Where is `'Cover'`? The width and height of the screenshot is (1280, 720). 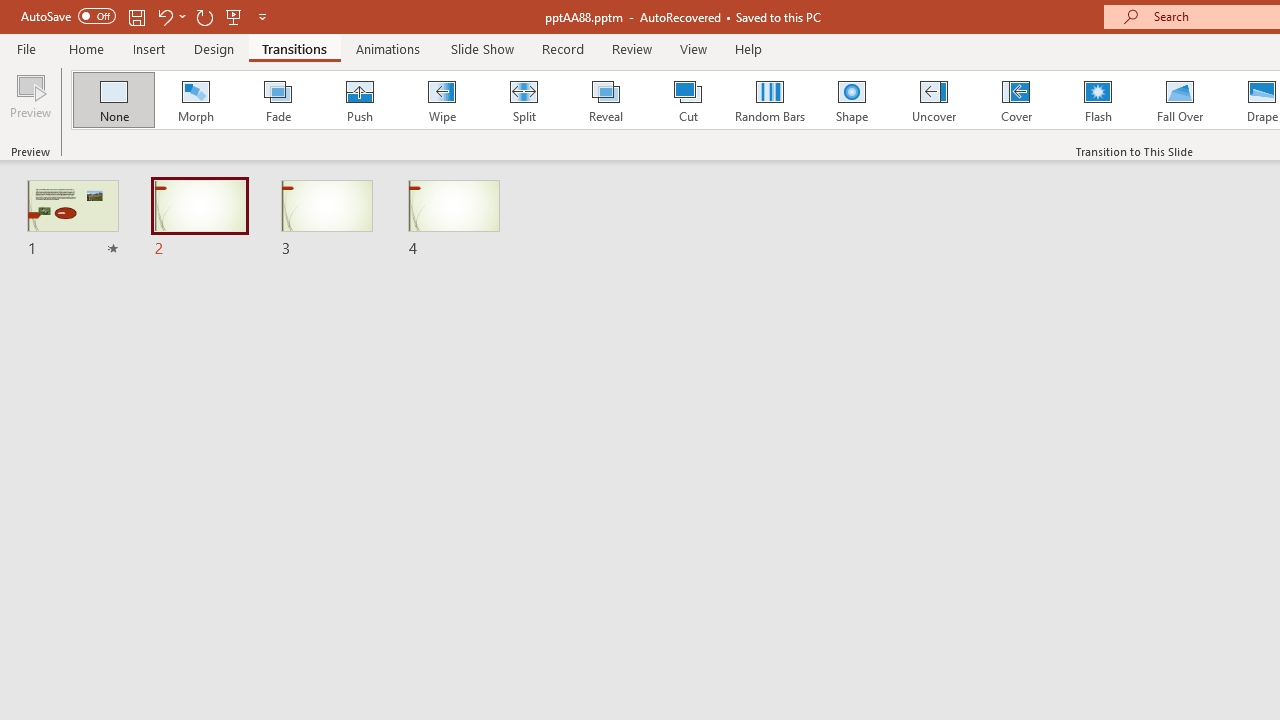 'Cover' is located at coordinates (1016, 100).